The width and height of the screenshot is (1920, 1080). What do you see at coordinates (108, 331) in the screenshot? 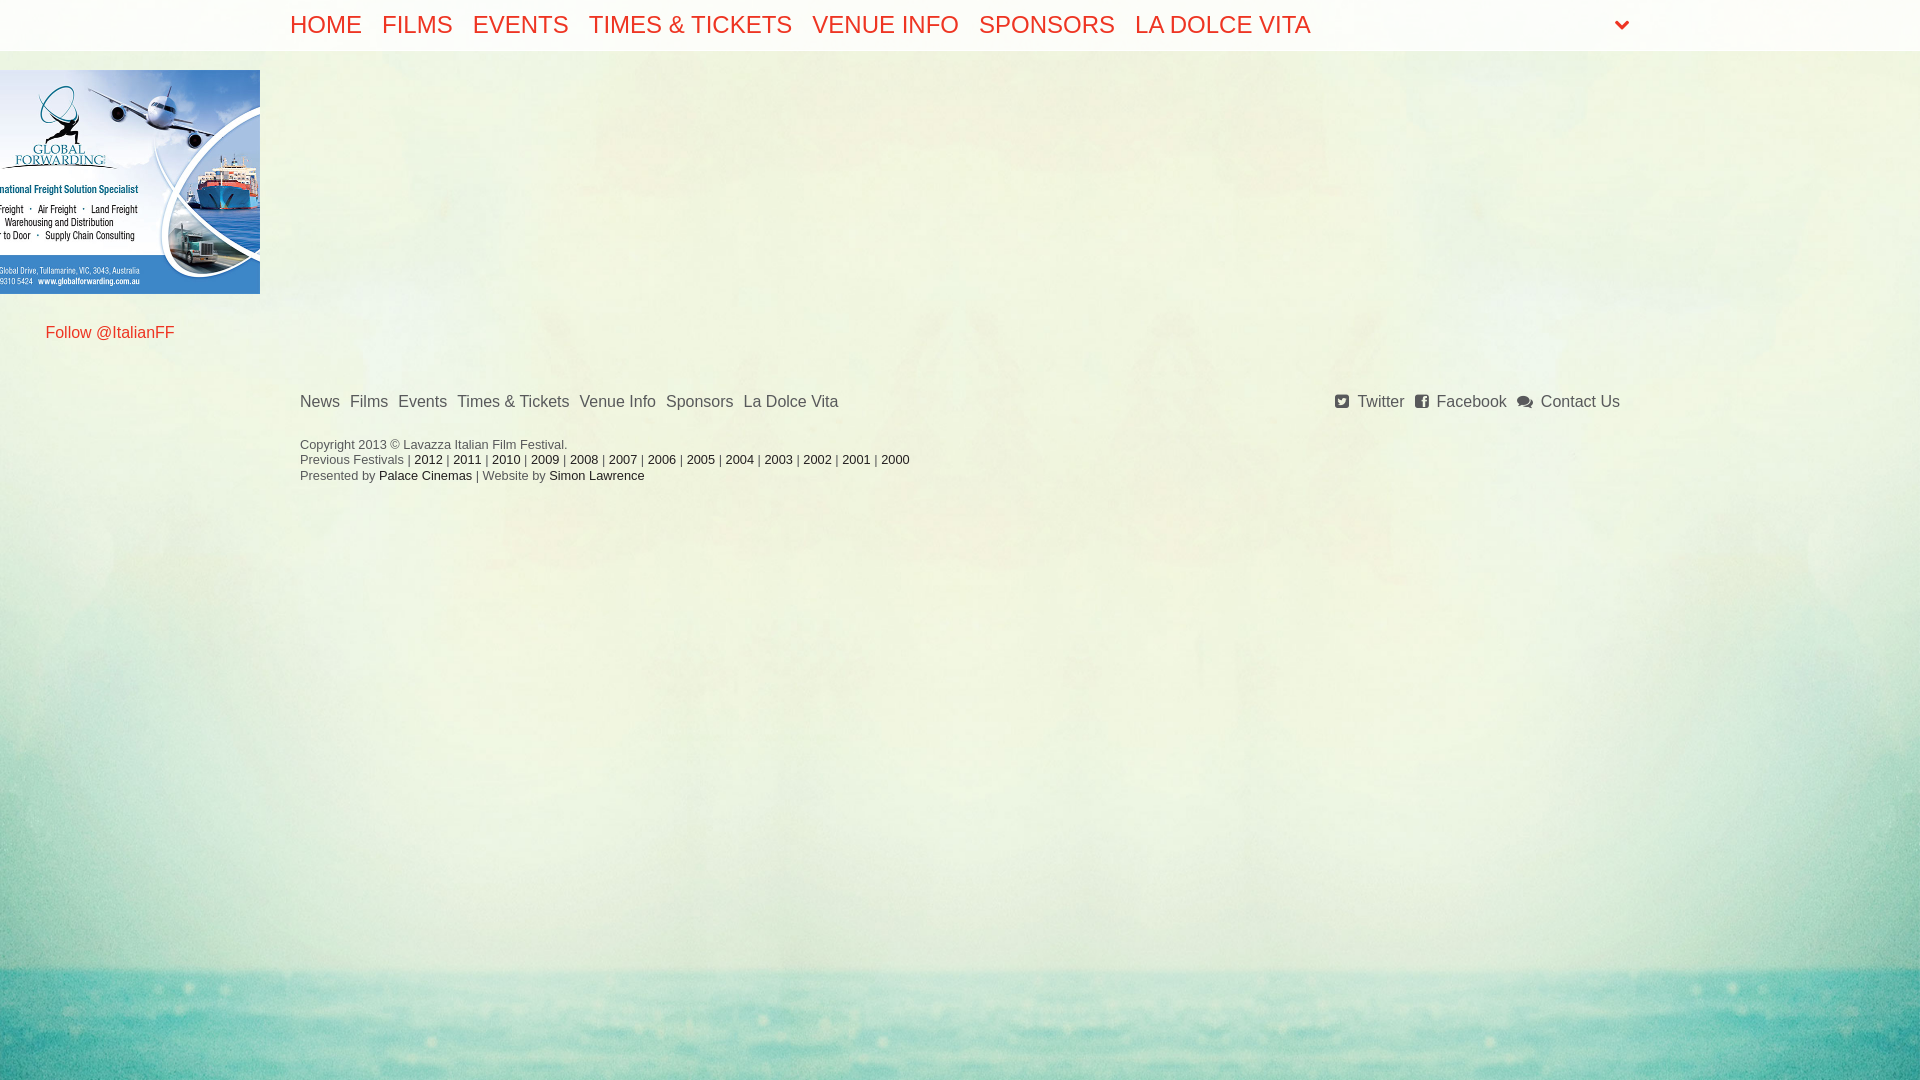
I see `'Follow @ItalianFF'` at bounding box center [108, 331].